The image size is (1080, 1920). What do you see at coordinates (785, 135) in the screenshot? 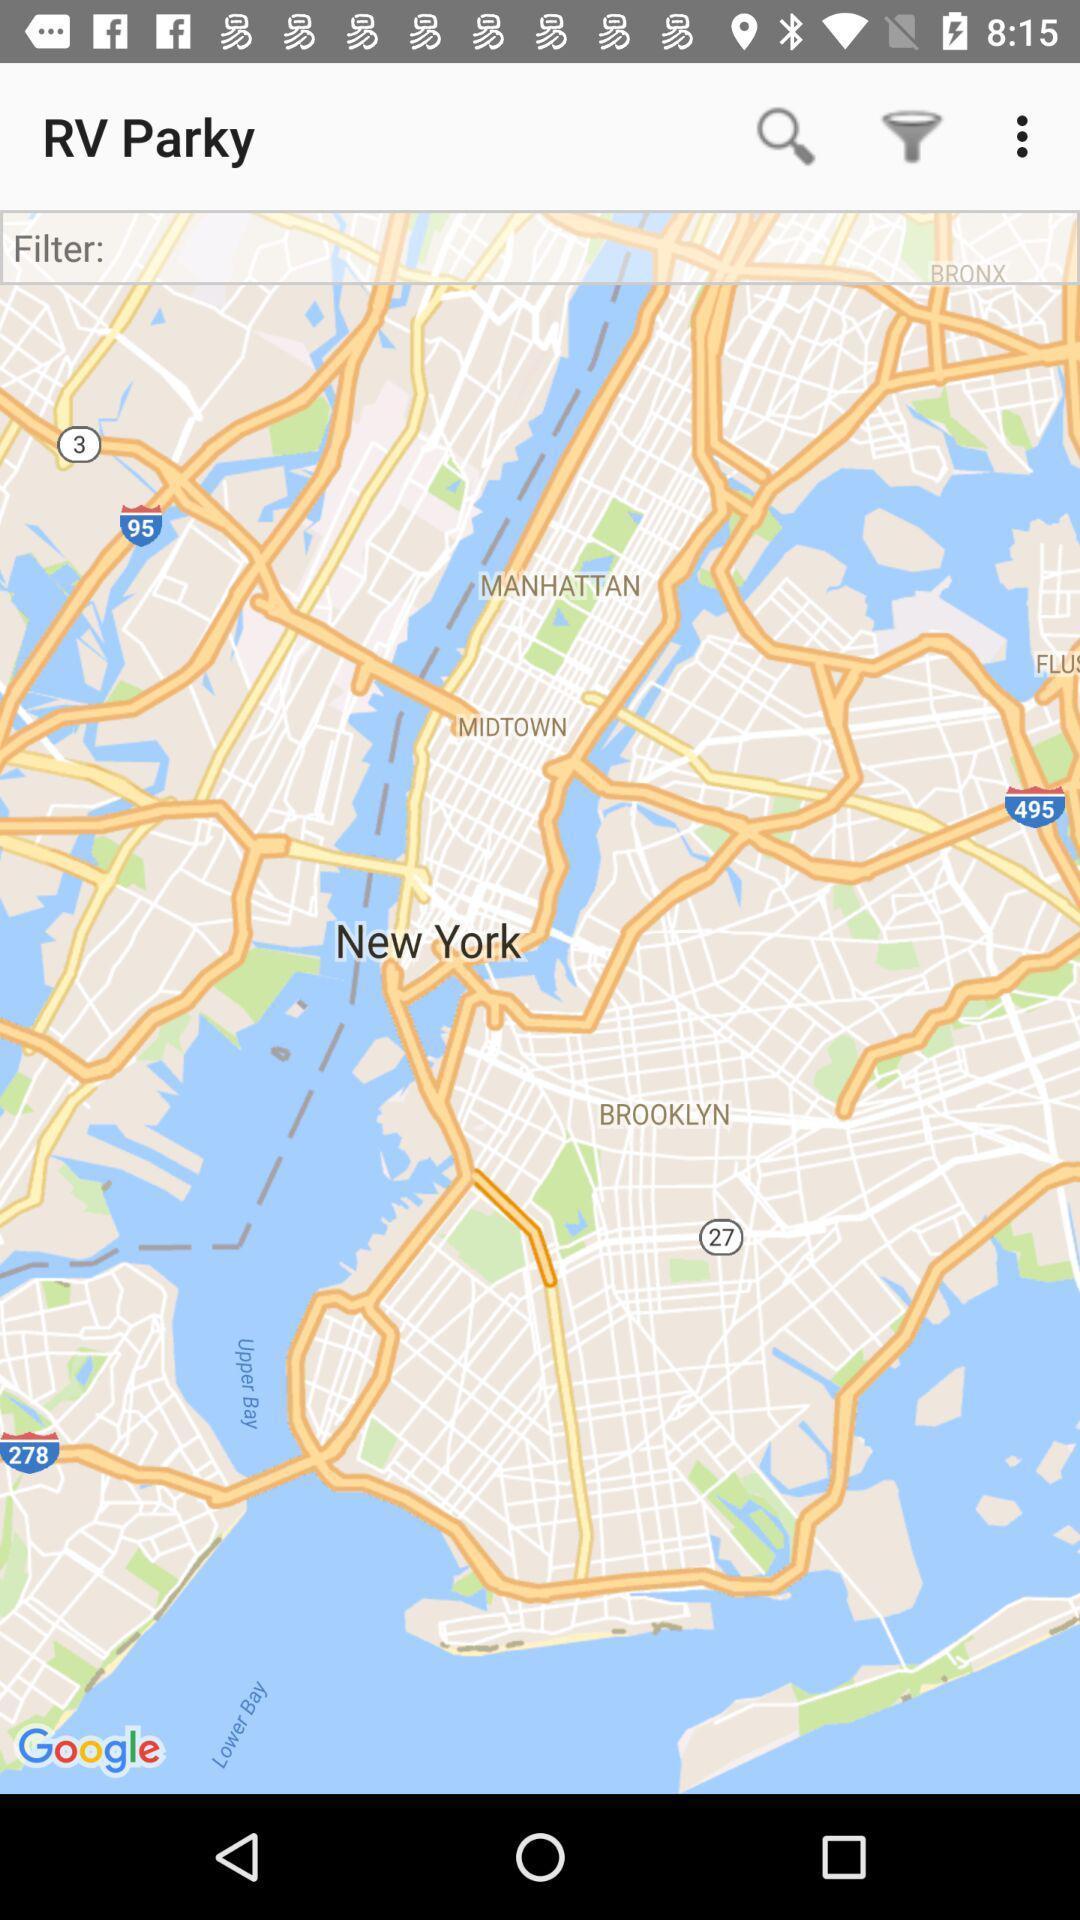
I see `app next to rv parky icon` at bounding box center [785, 135].